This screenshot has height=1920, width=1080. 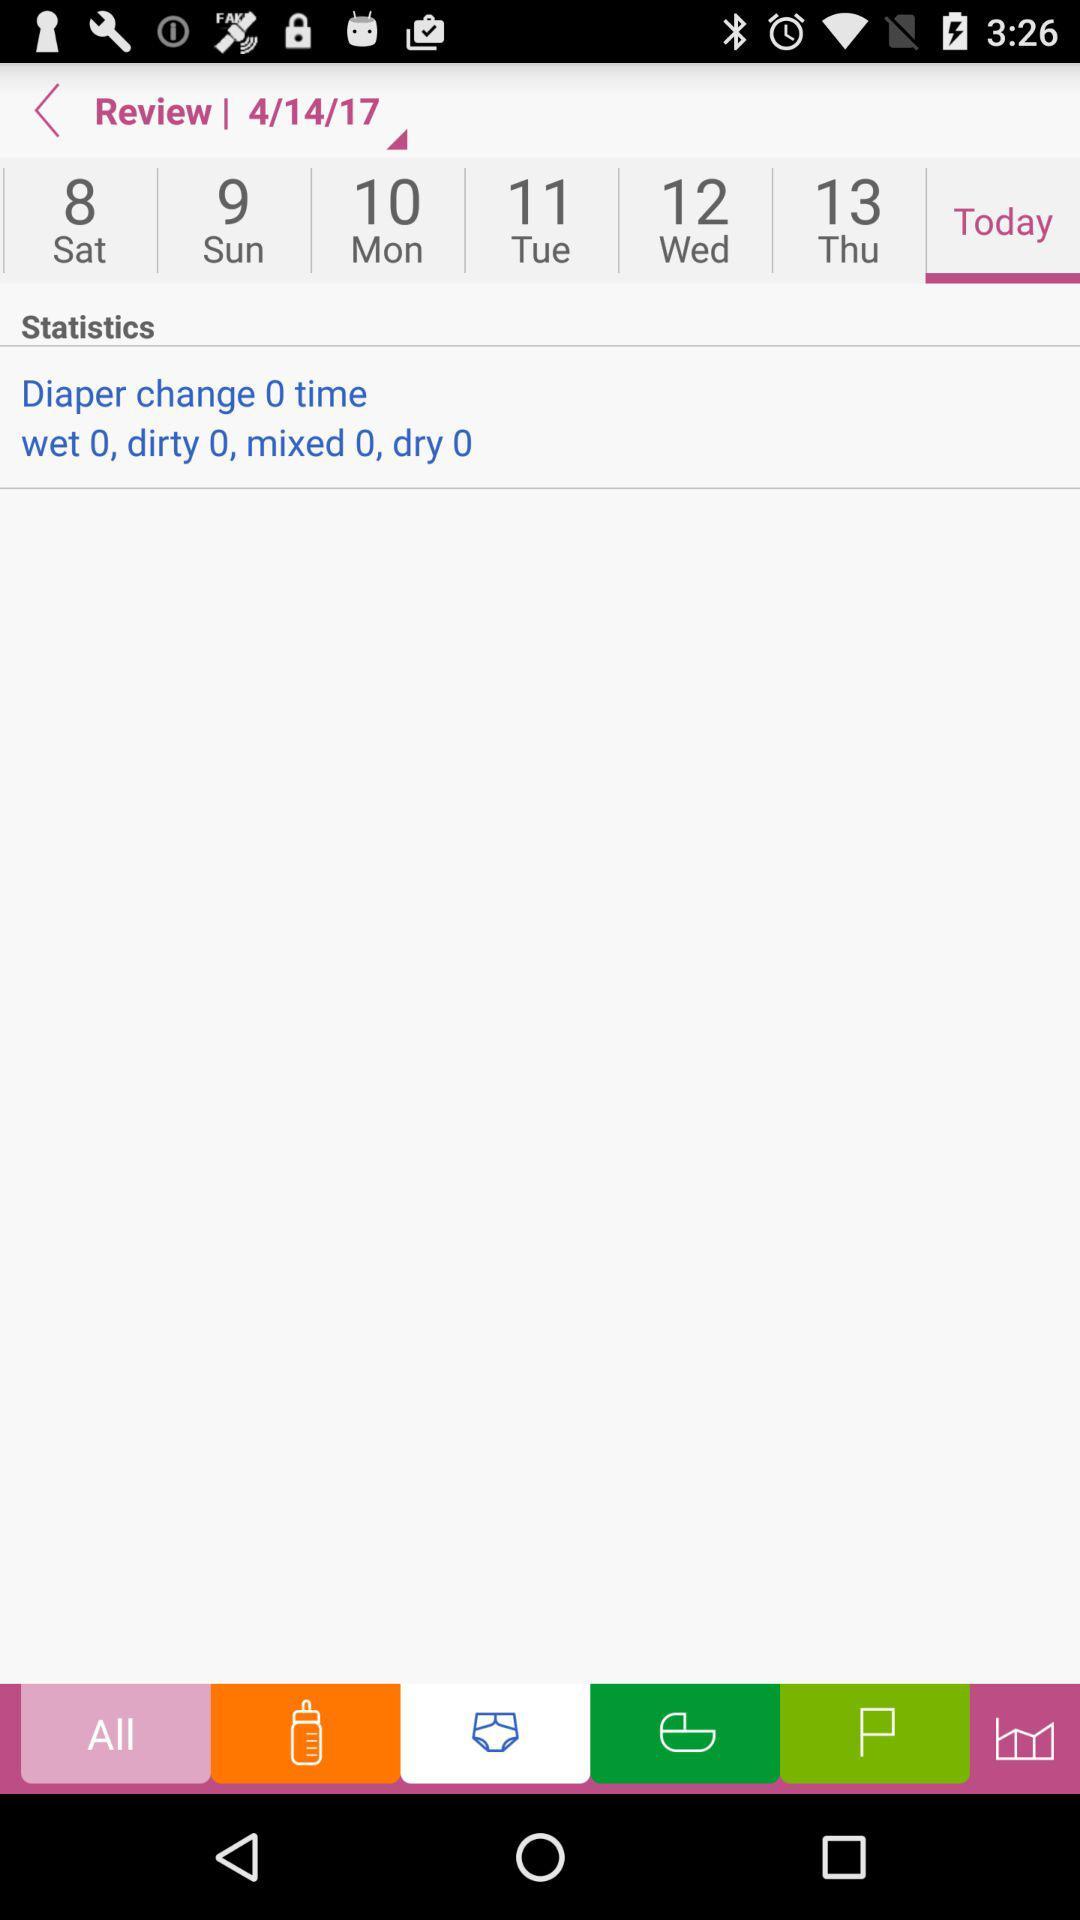 What do you see at coordinates (1024, 1737) in the screenshot?
I see `historical information` at bounding box center [1024, 1737].